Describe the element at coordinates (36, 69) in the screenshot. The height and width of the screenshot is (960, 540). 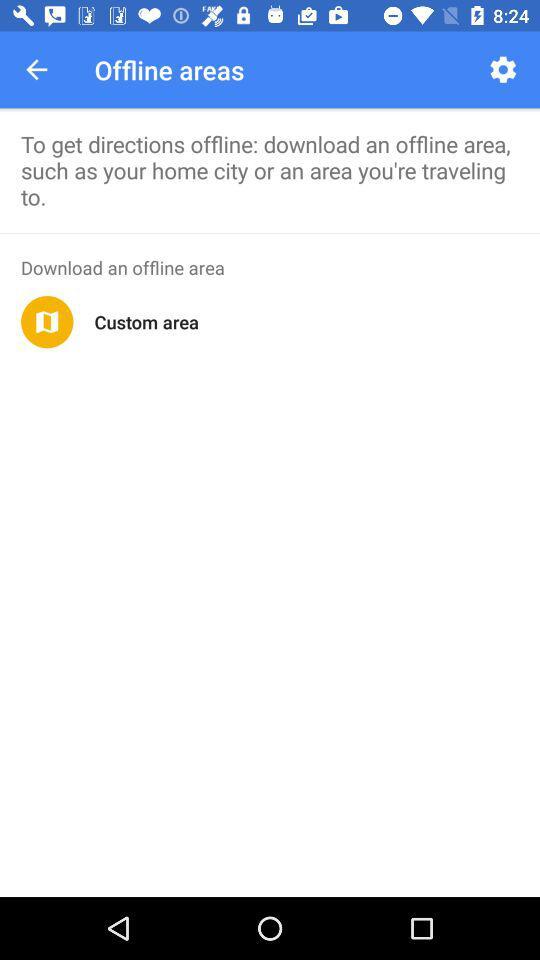
I see `the app next to the offline areas icon` at that location.